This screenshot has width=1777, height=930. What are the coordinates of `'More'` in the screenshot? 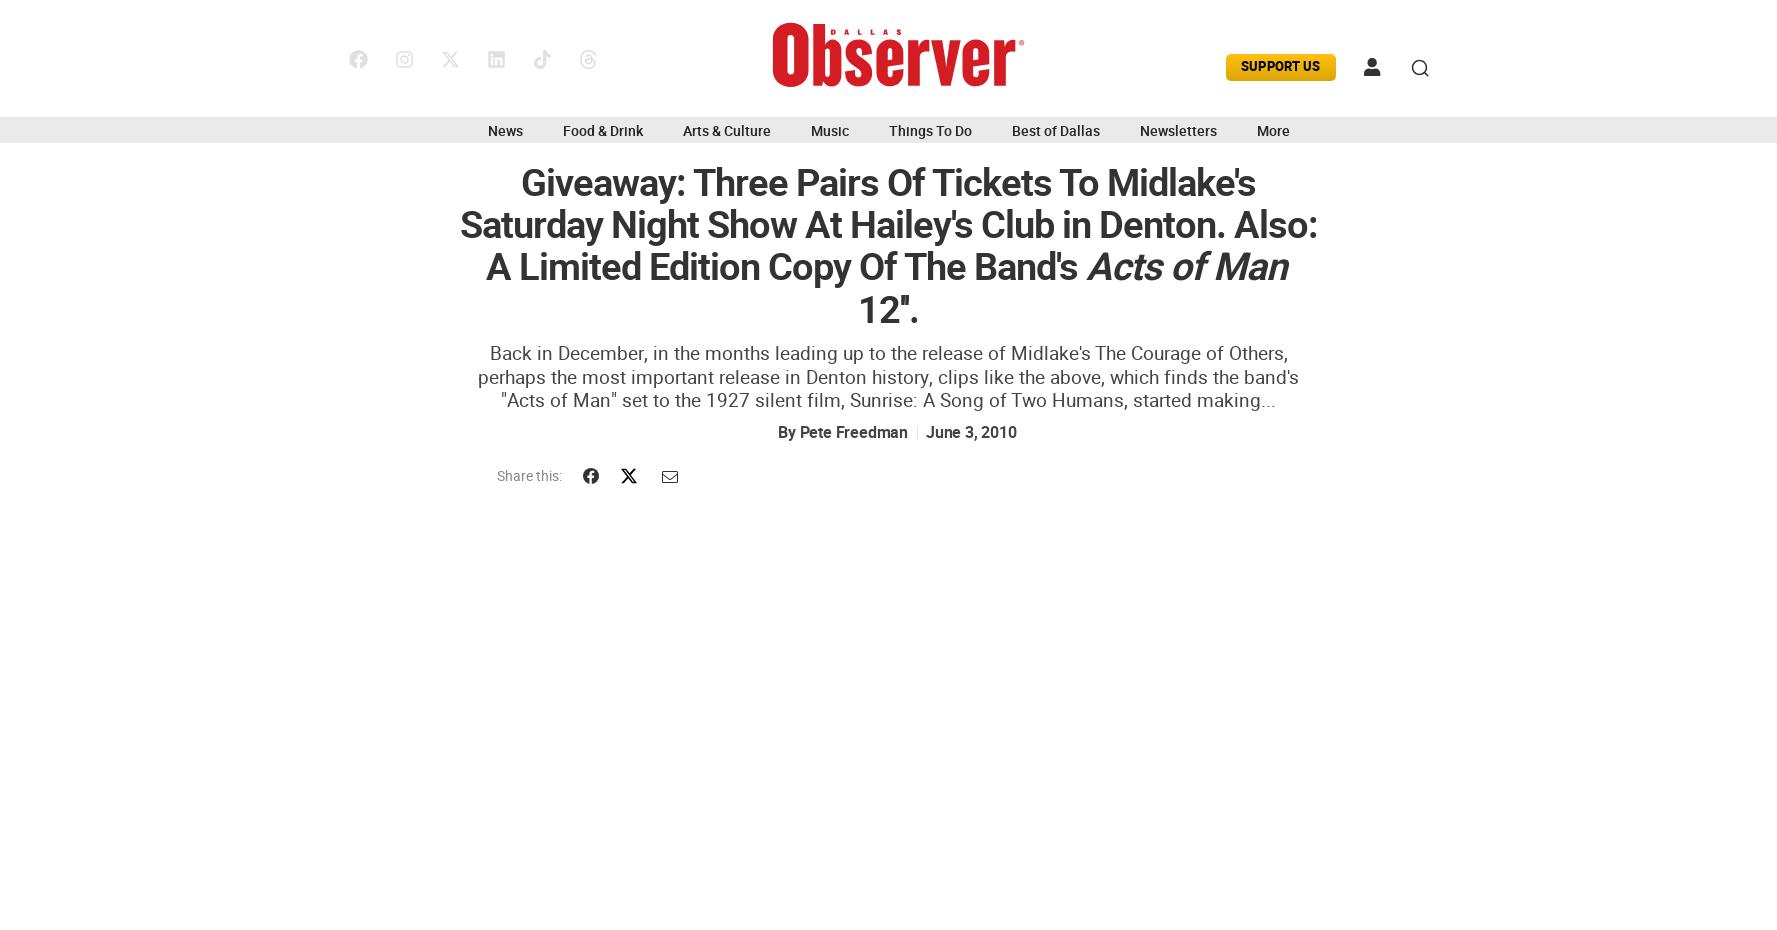 It's located at (1254, 130).